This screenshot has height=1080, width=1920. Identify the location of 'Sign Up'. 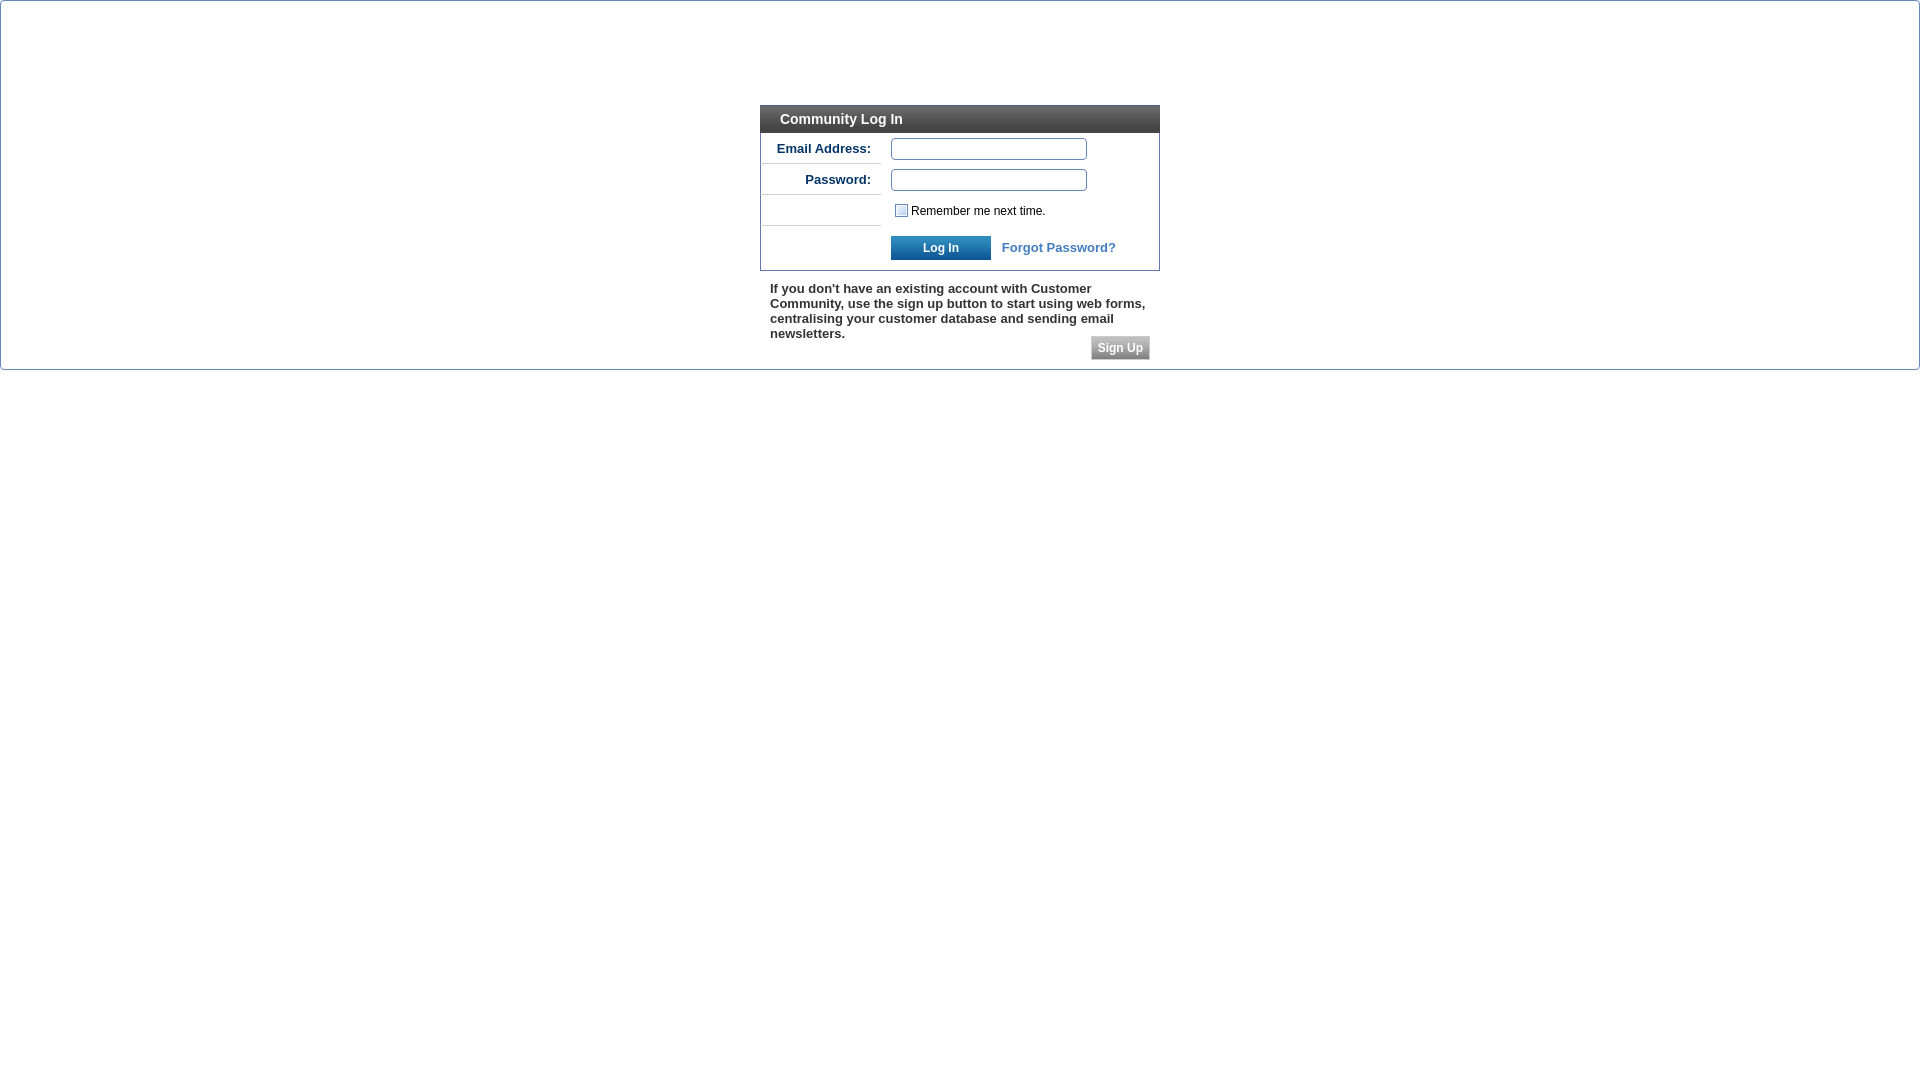
(1120, 346).